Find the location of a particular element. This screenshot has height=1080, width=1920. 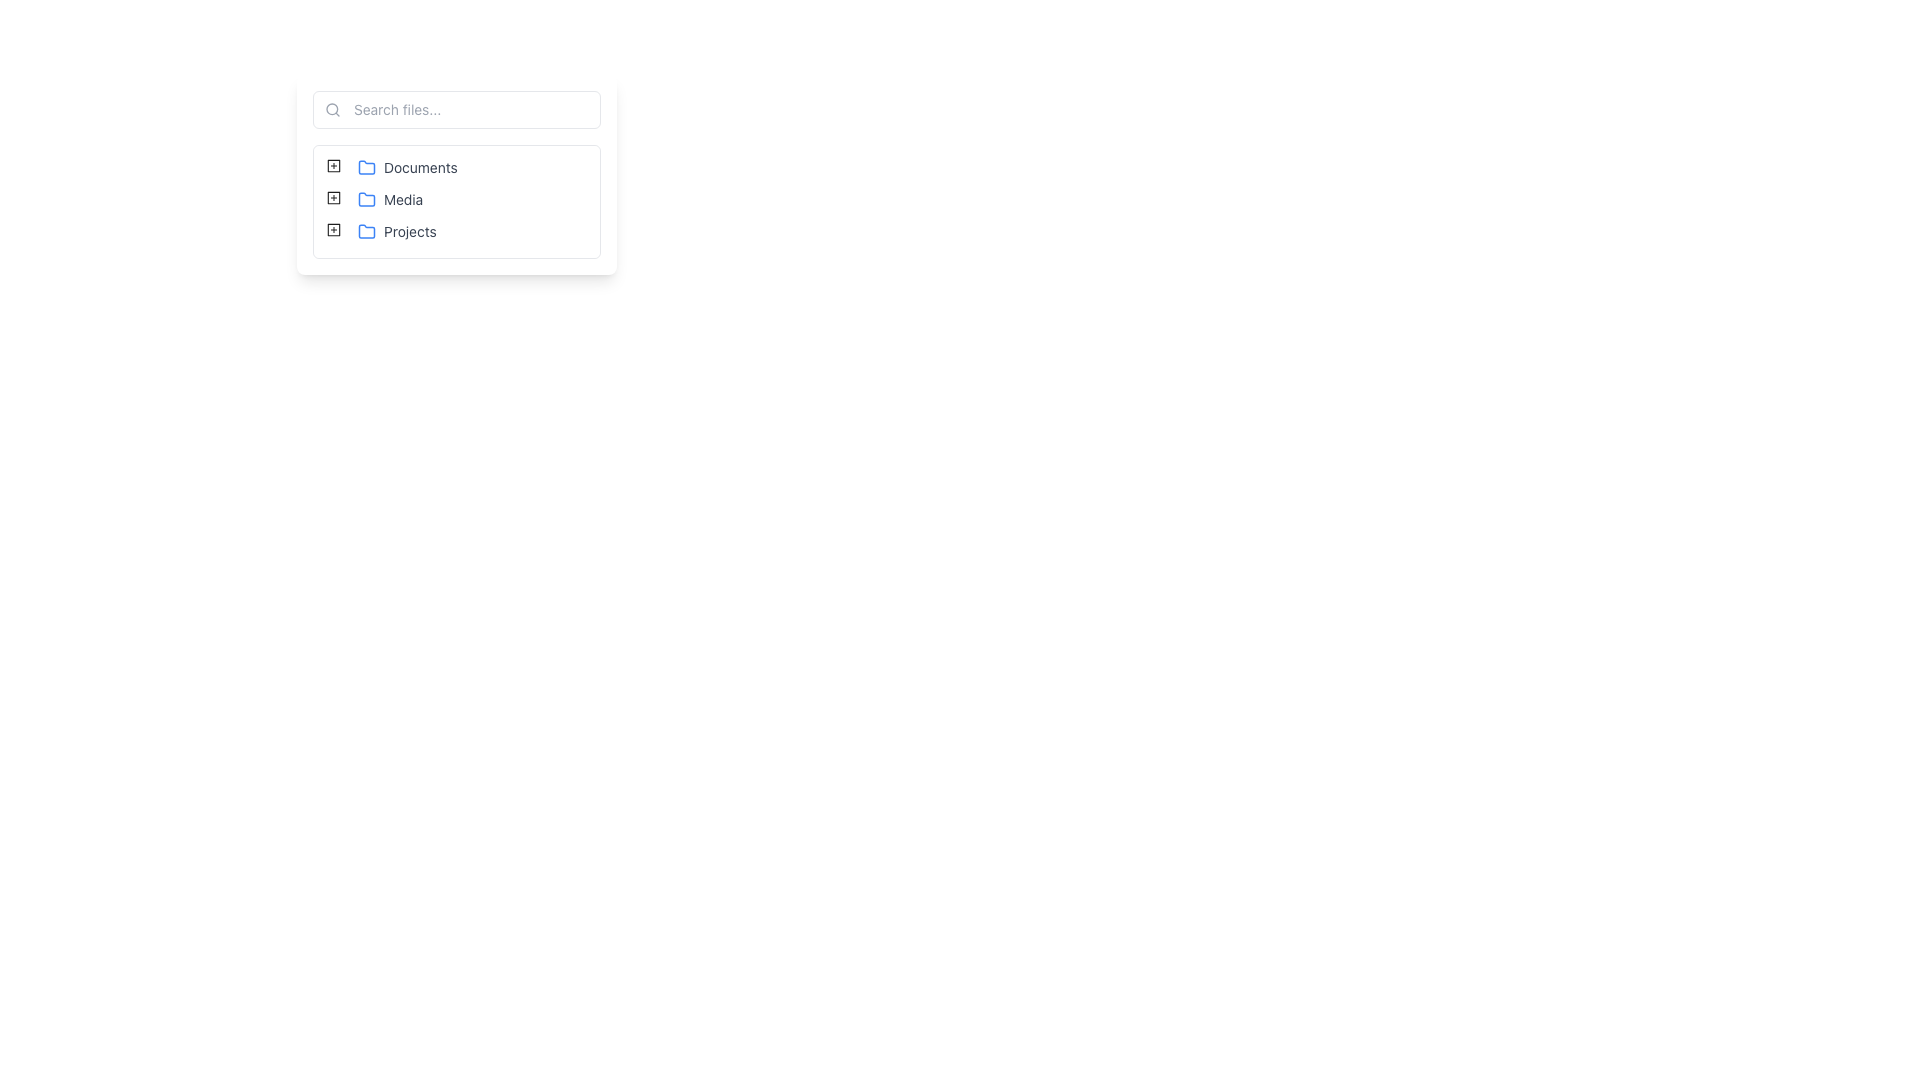

the SVG Circle Element representing the magnifying glass of the search icon located at the top-left corner of the 'Search files...' text input field is located at coordinates (332, 109).